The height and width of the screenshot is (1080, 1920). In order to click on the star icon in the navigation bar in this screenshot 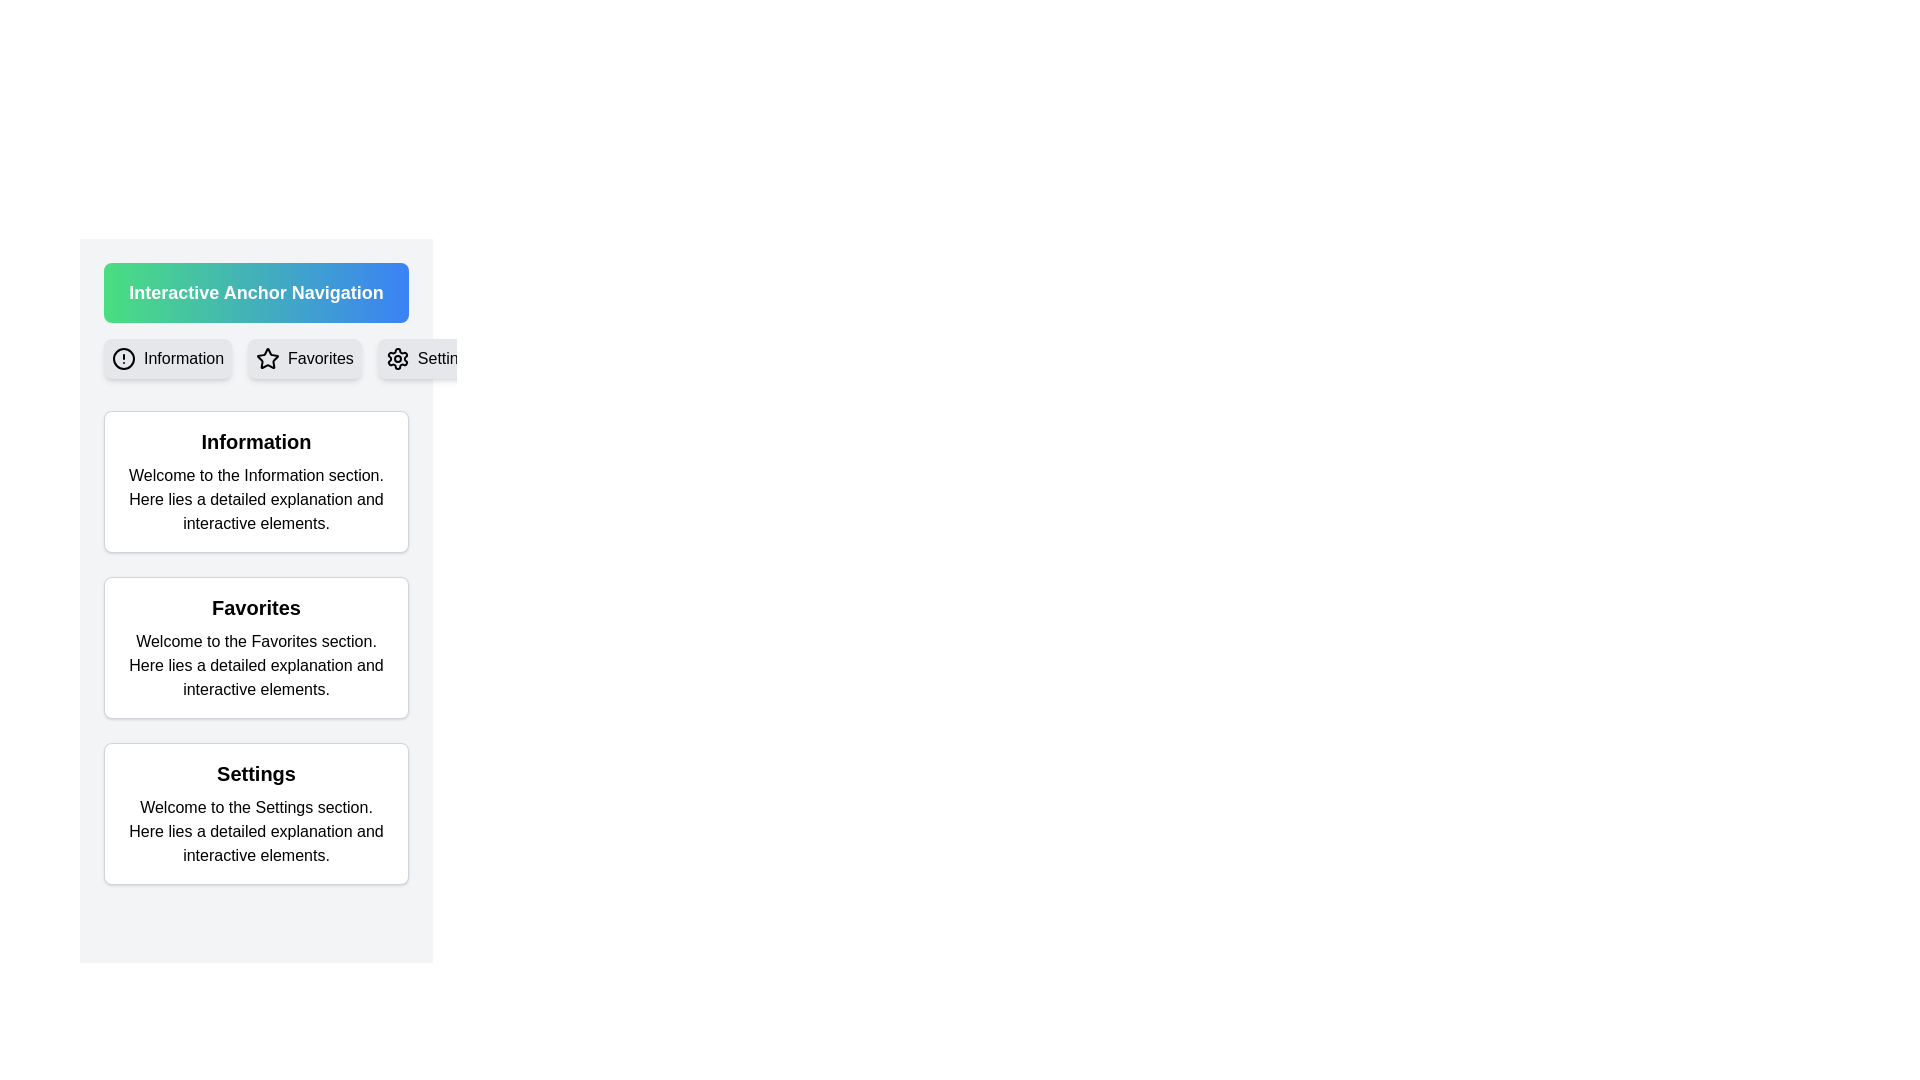, I will do `click(267, 357)`.